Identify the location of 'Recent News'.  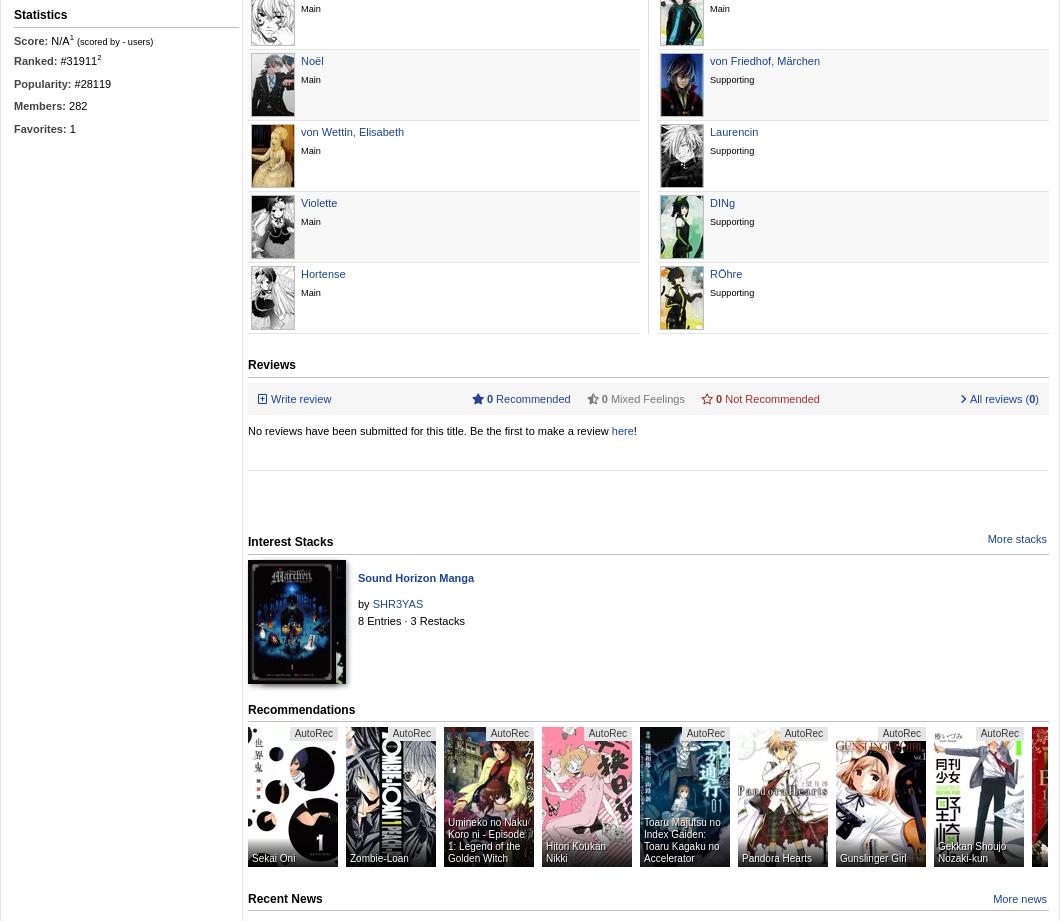
(285, 896).